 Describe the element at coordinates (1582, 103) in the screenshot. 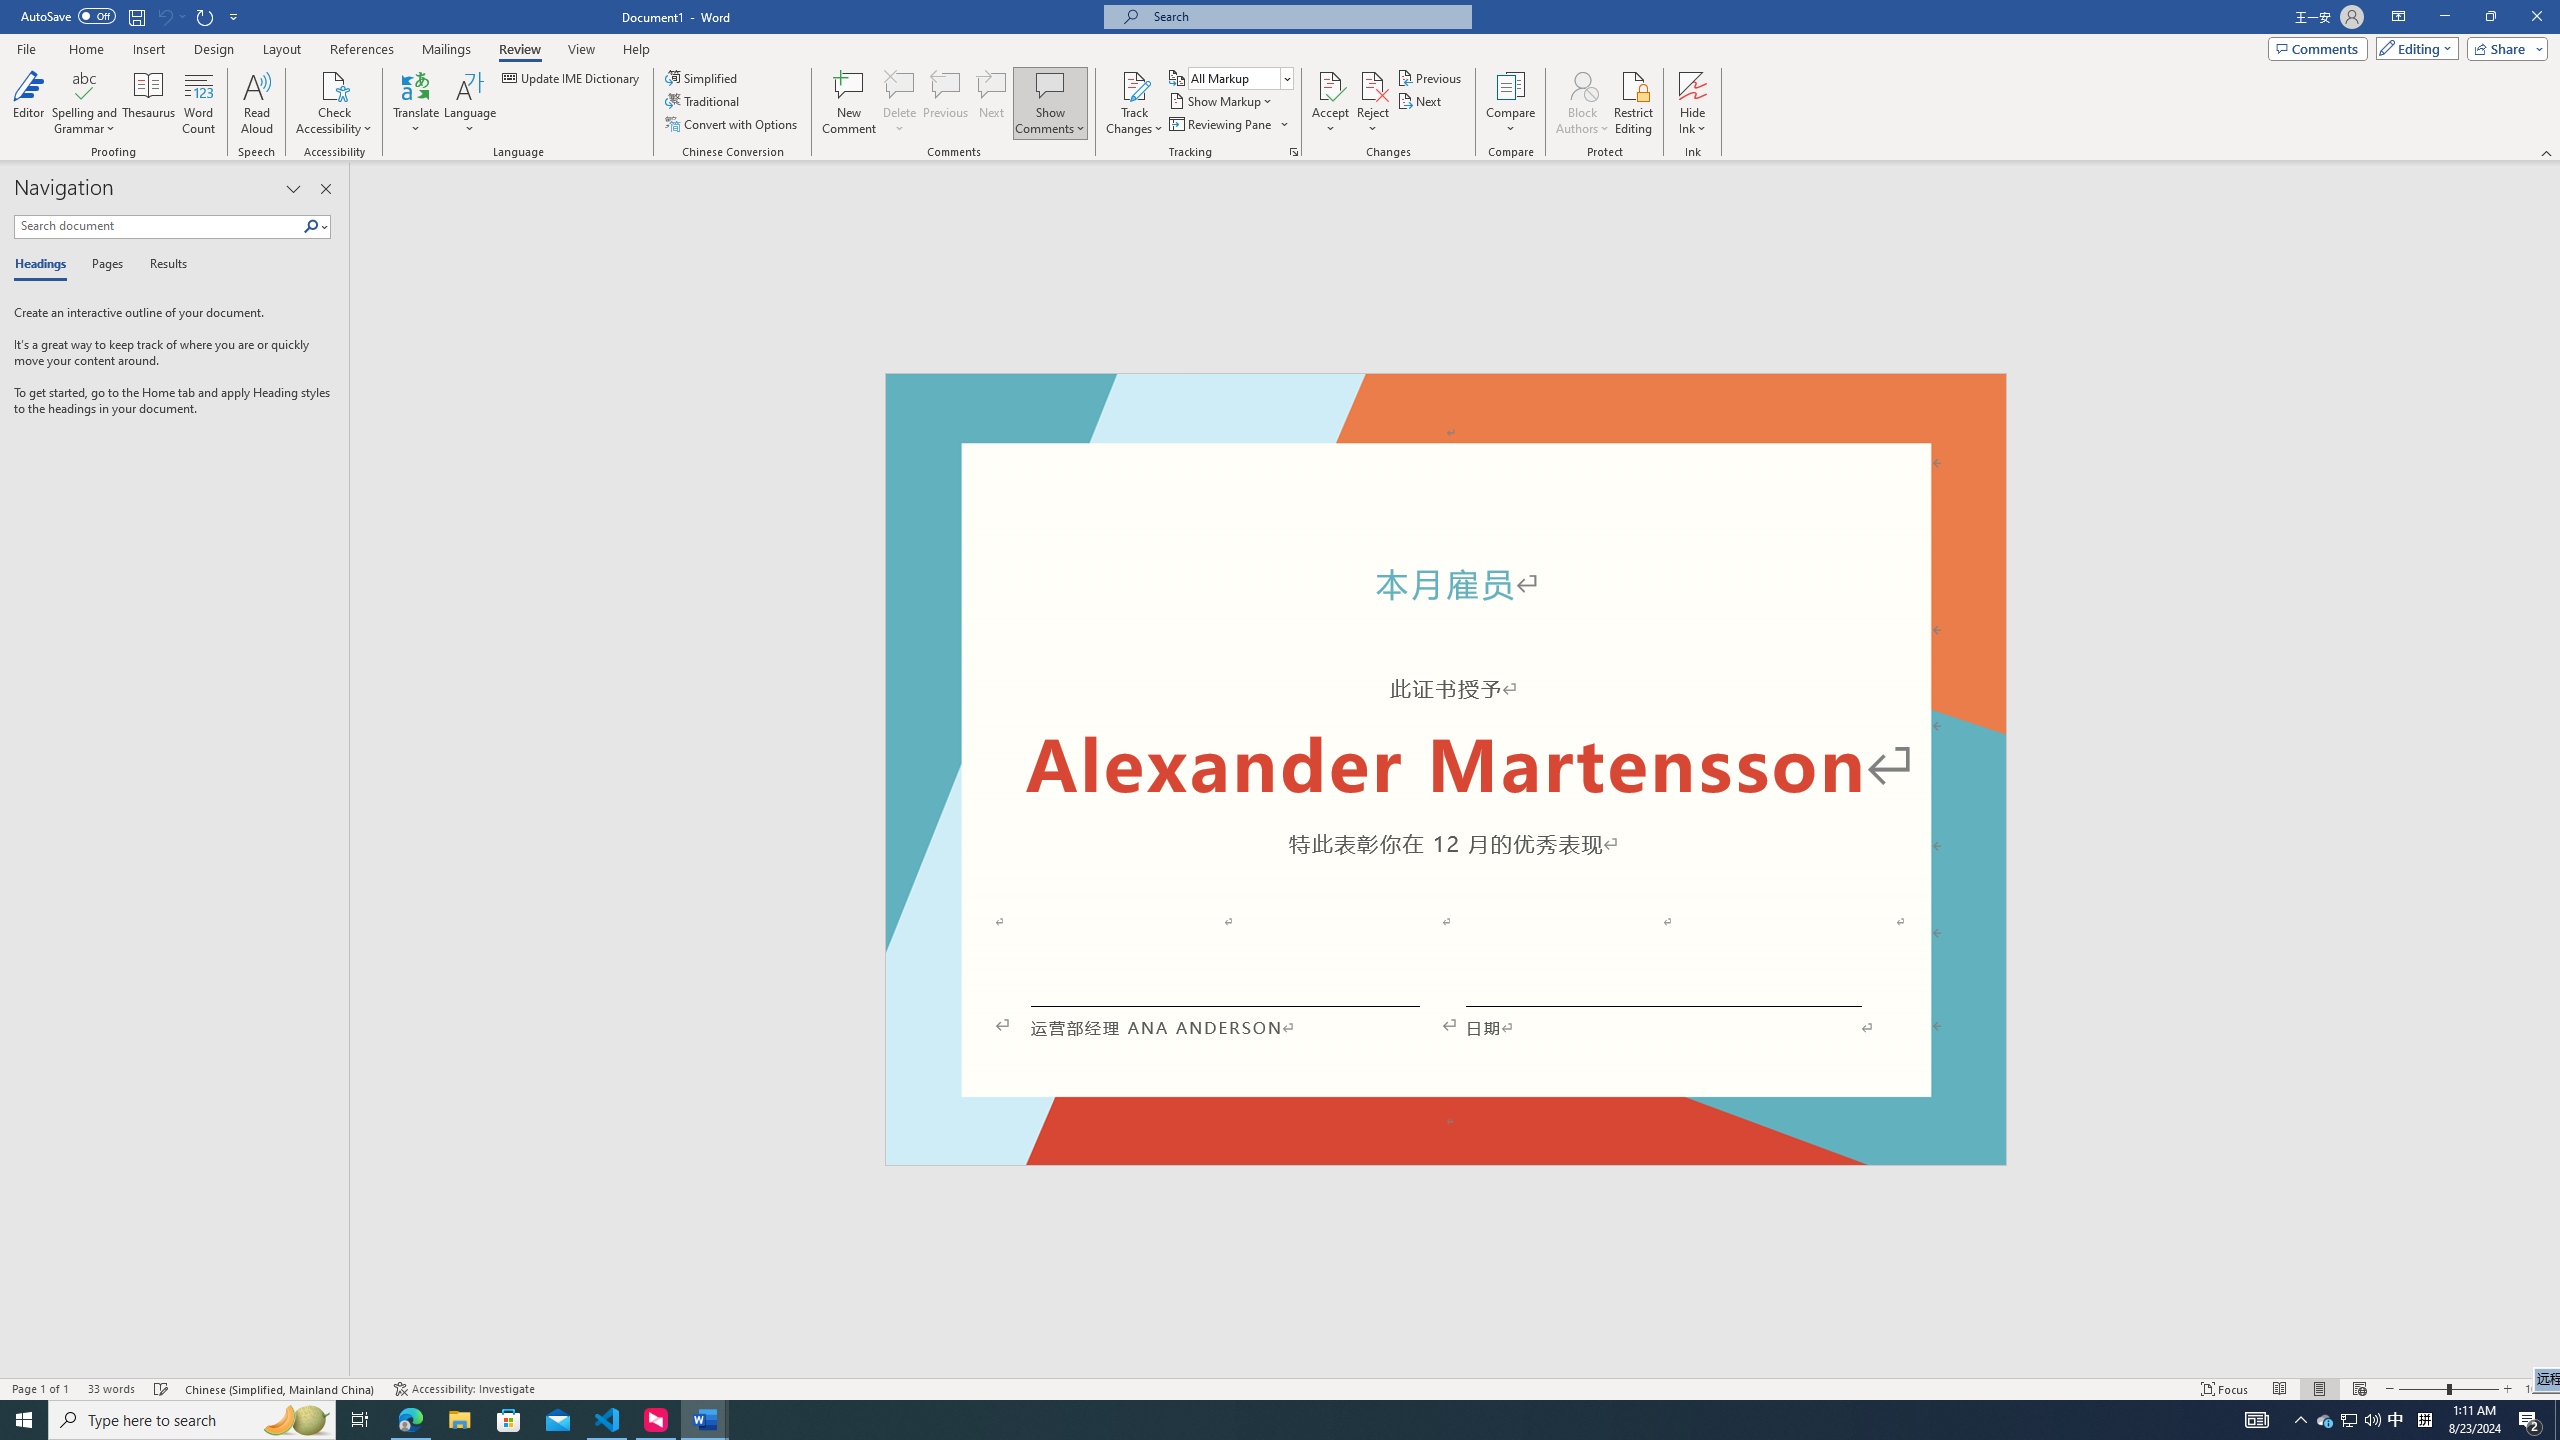

I see `'Block Authors'` at that location.